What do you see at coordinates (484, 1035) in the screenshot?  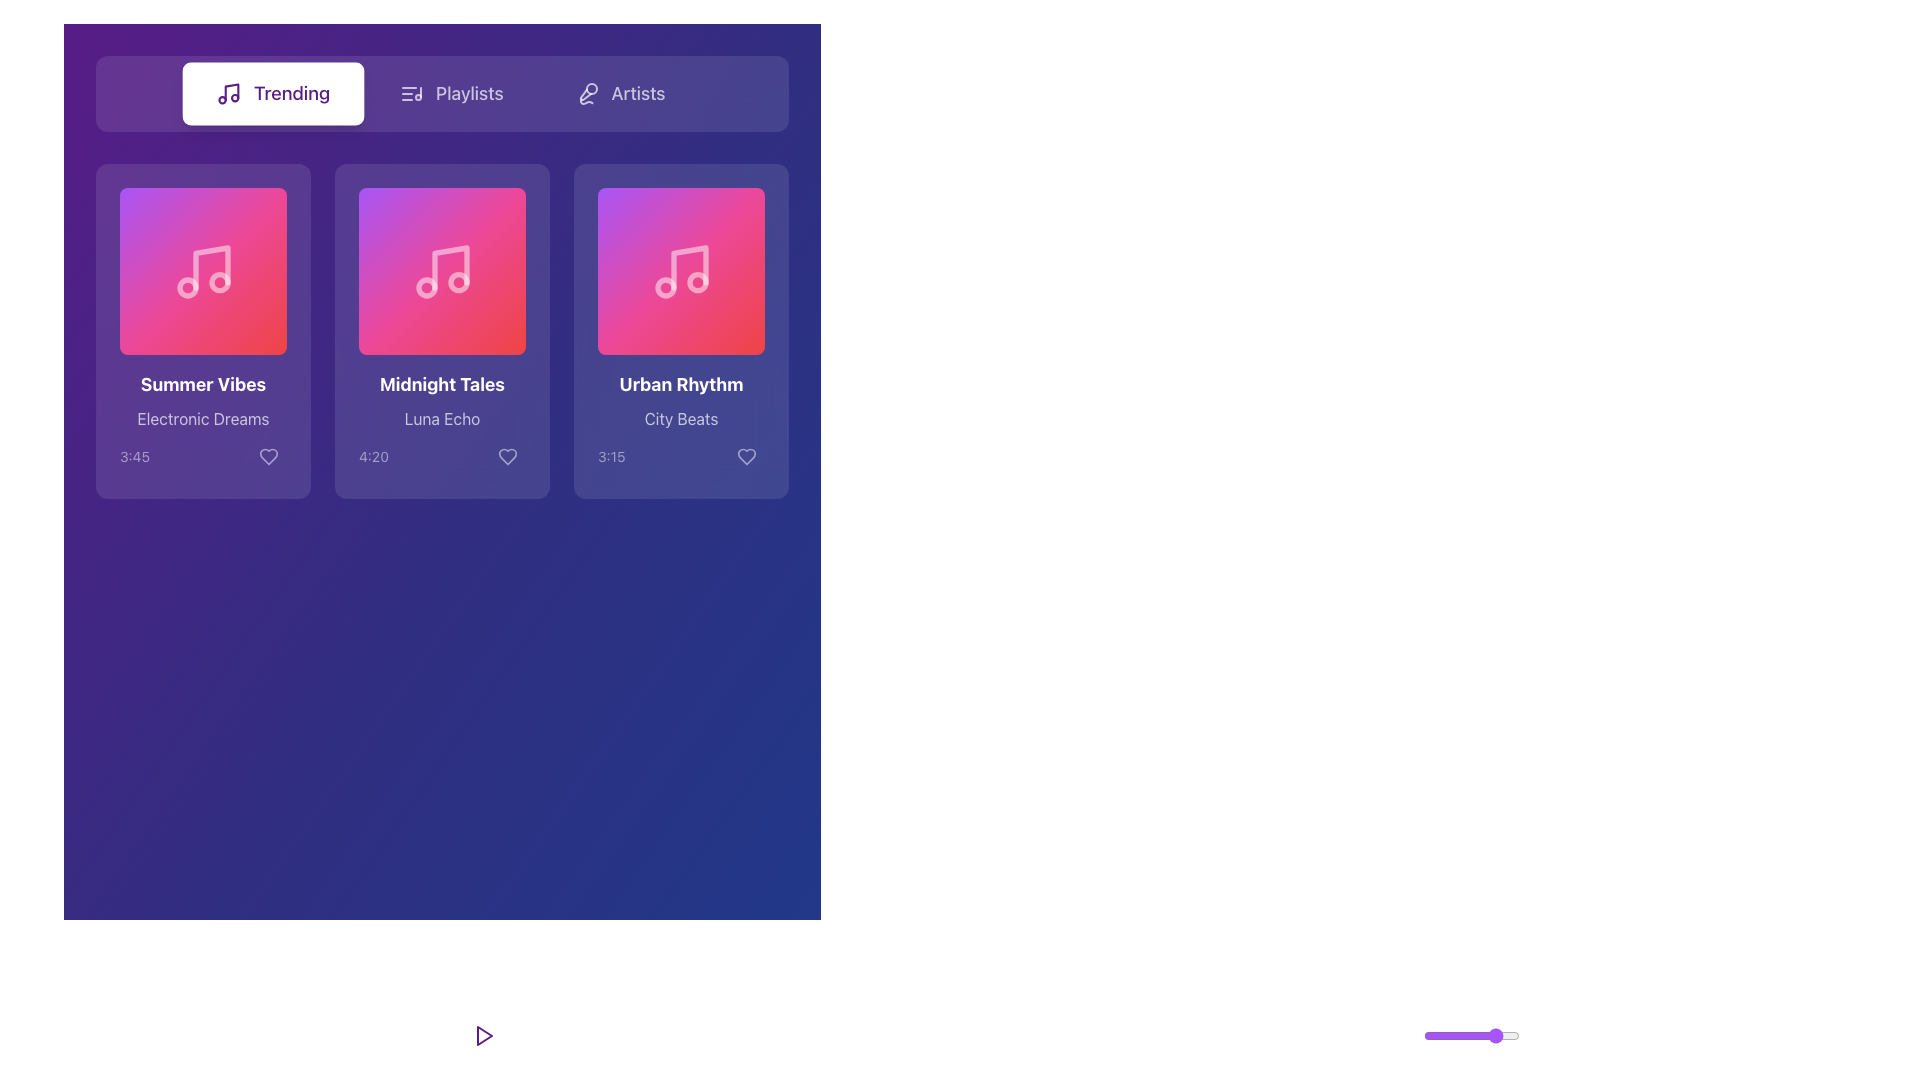 I see `the circular button with a purple border and play icon in the center` at bounding box center [484, 1035].